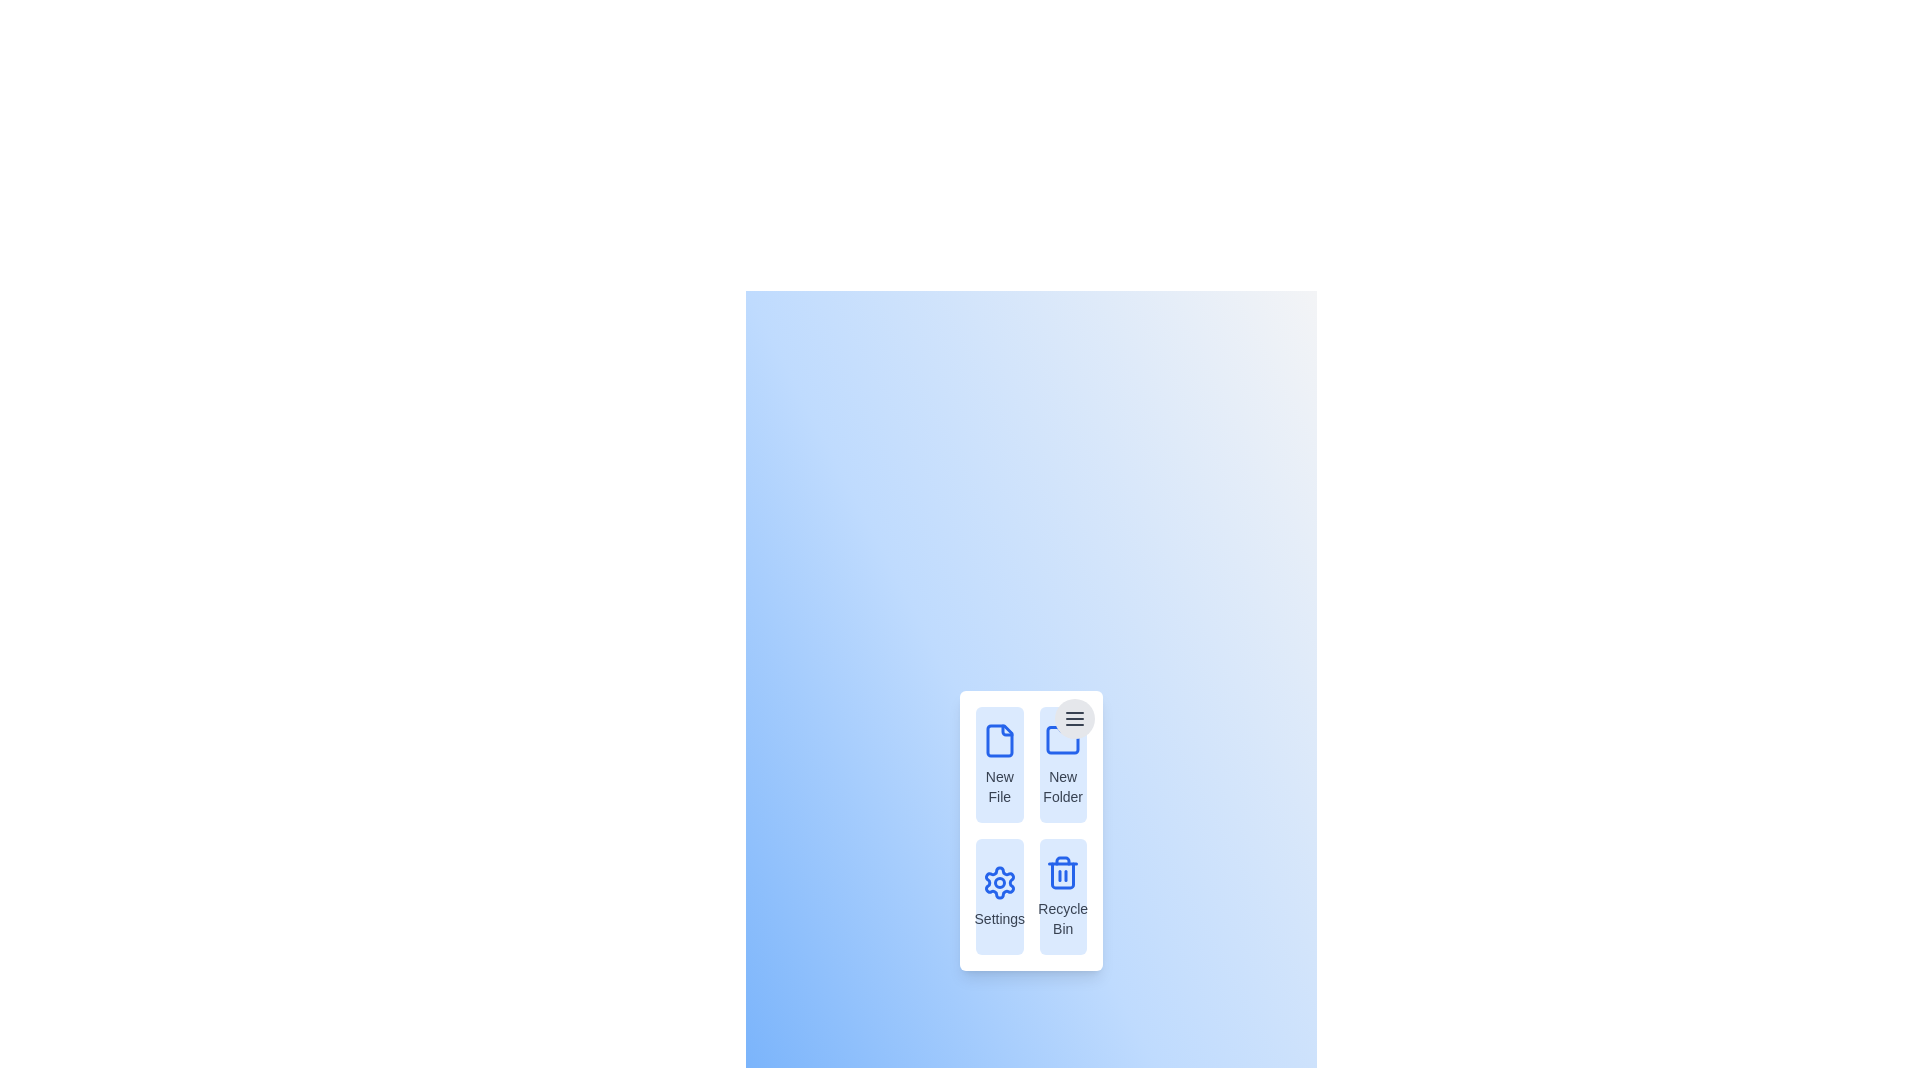 The height and width of the screenshot is (1080, 1920). What do you see at coordinates (999, 896) in the screenshot?
I see `the menu item Settings from the context menu` at bounding box center [999, 896].